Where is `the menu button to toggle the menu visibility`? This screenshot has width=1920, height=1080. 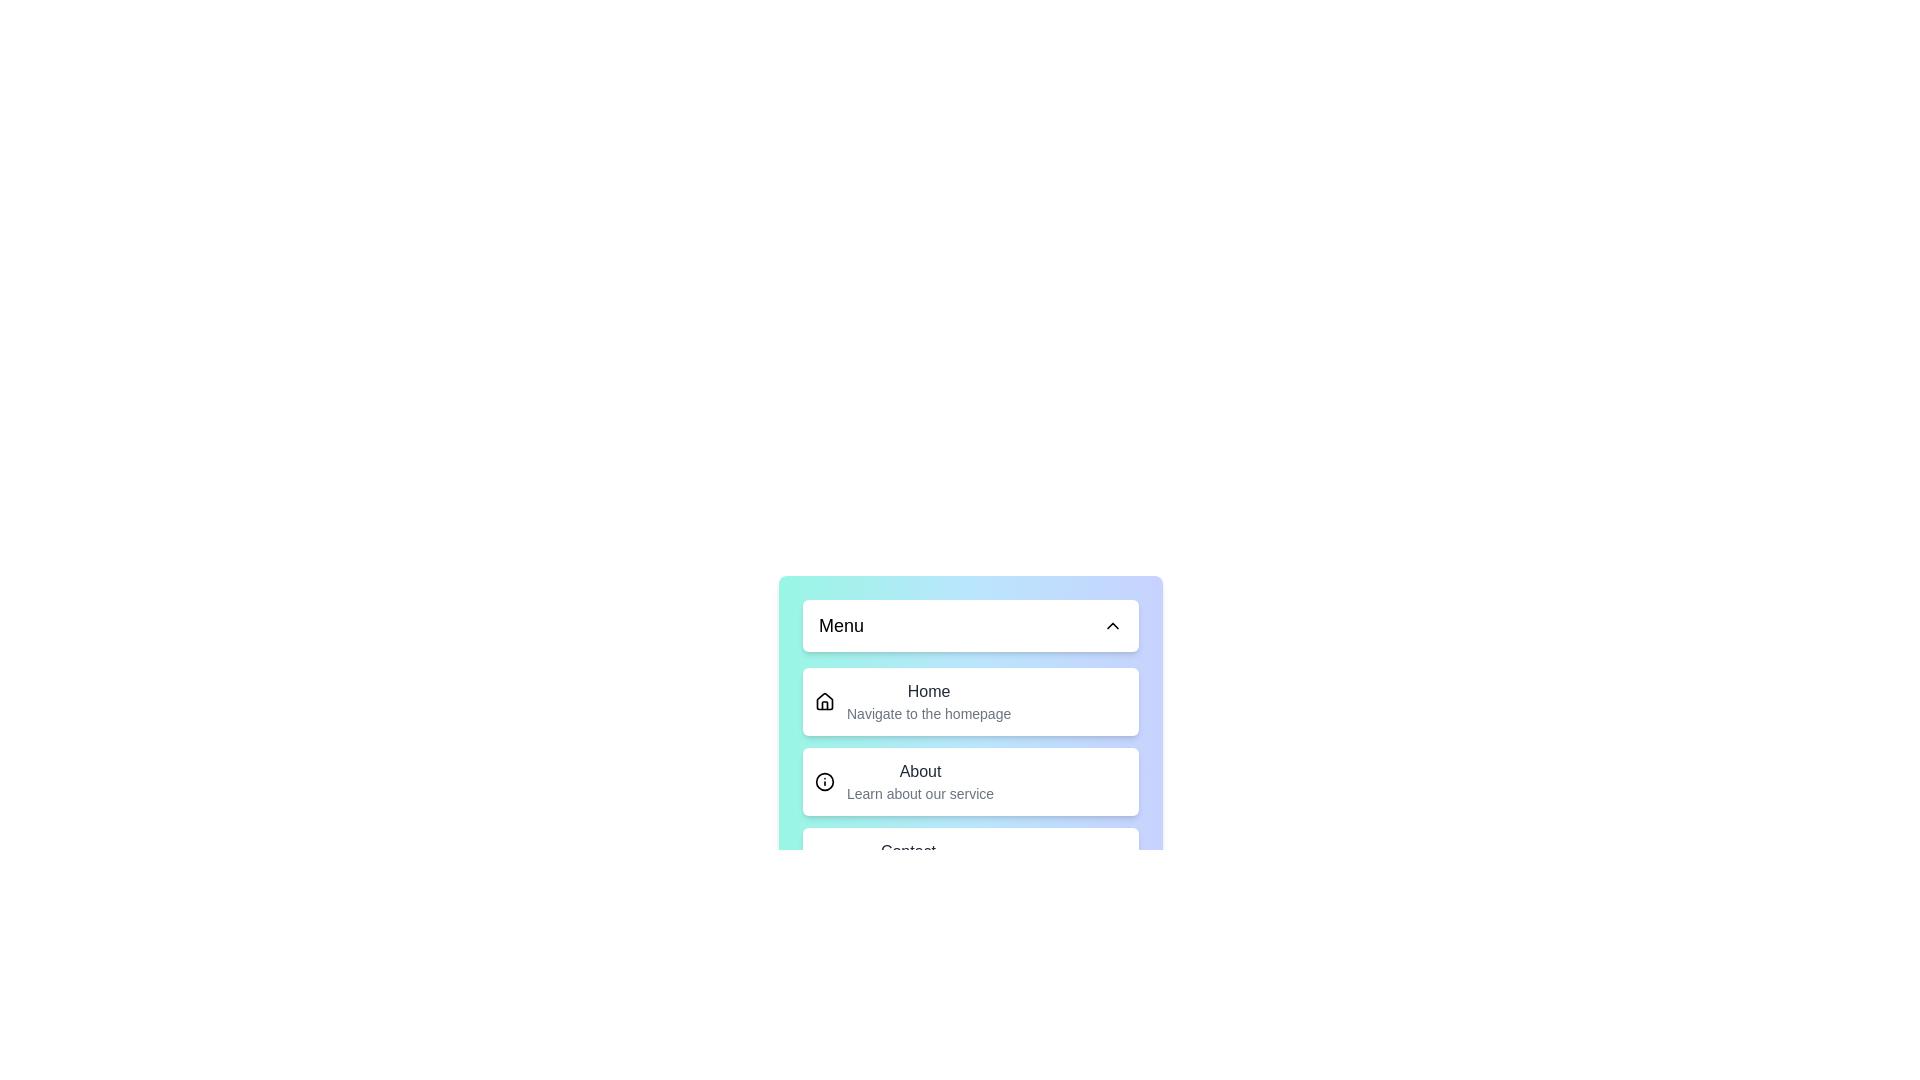
the menu button to toggle the menu visibility is located at coordinates (970, 624).